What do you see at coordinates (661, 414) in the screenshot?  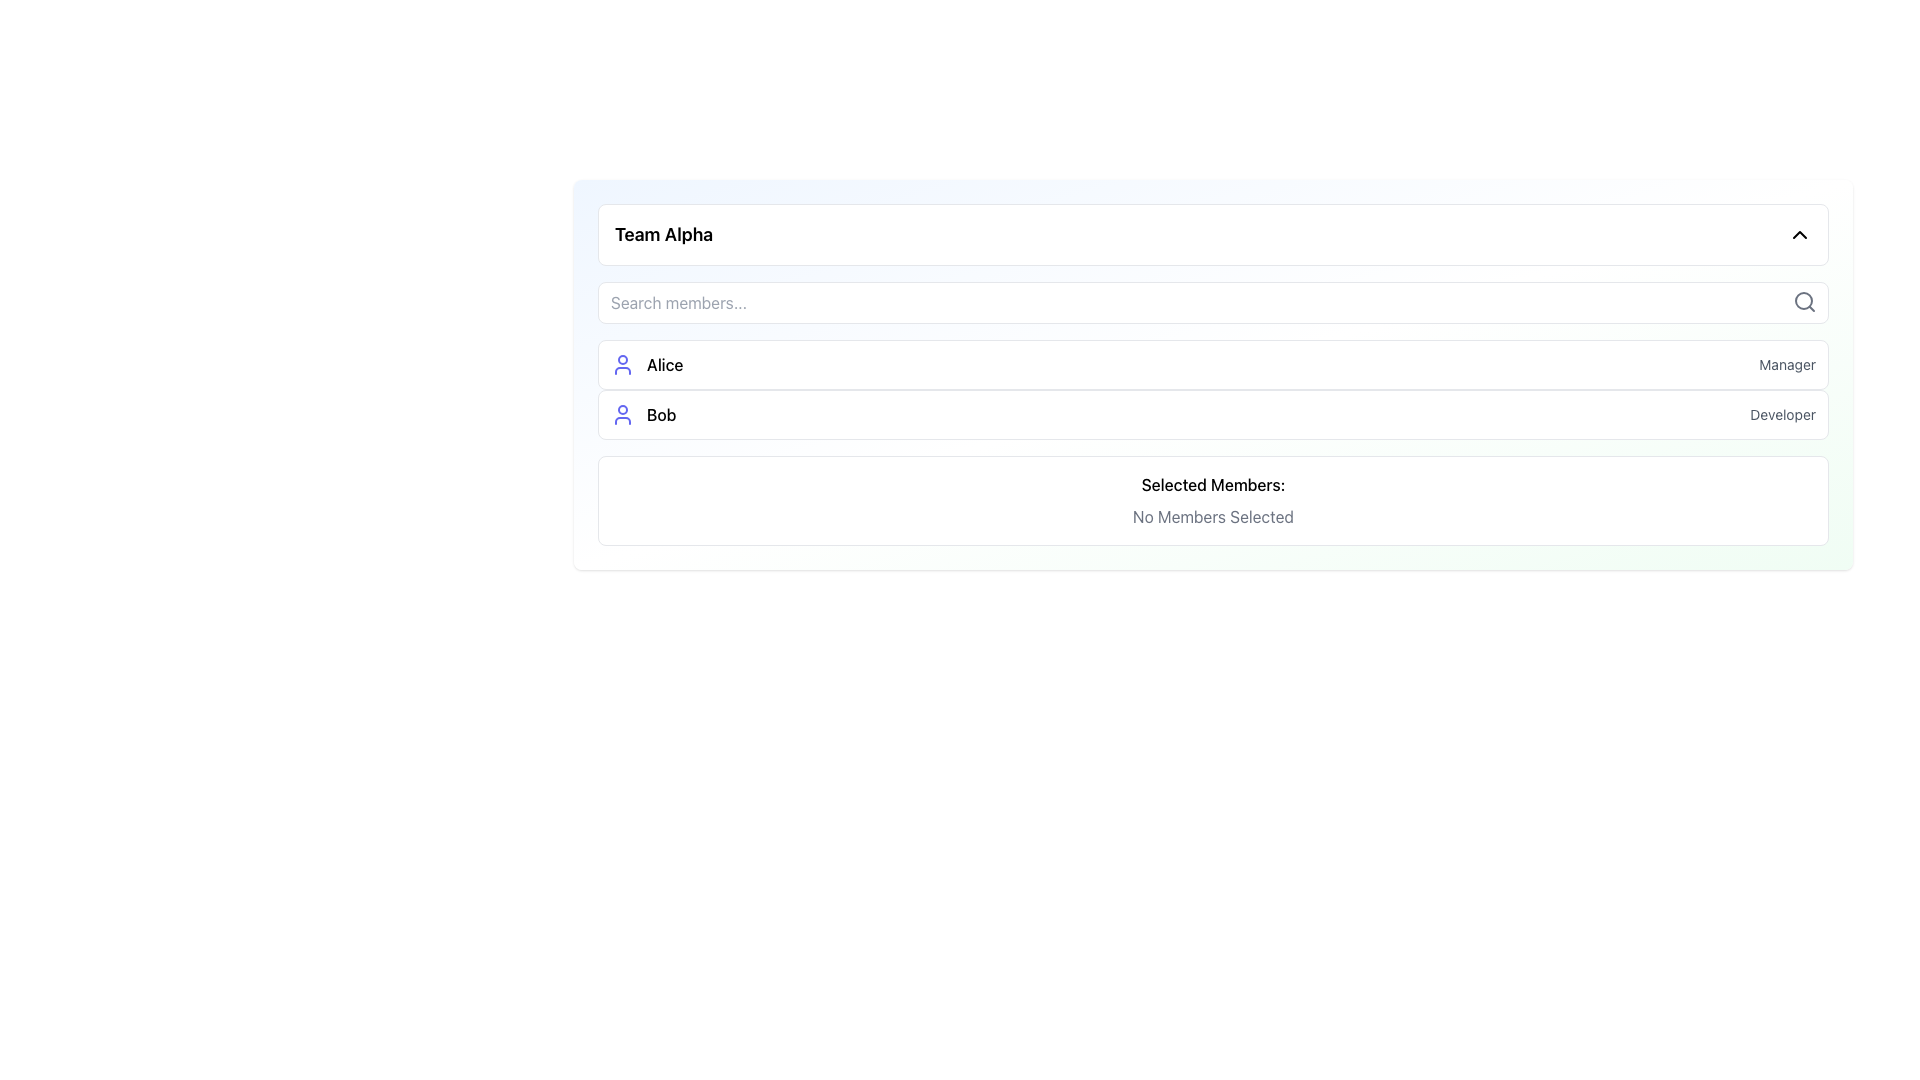 I see `the text label identifying the user 'Bob'` at bounding box center [661, 414].